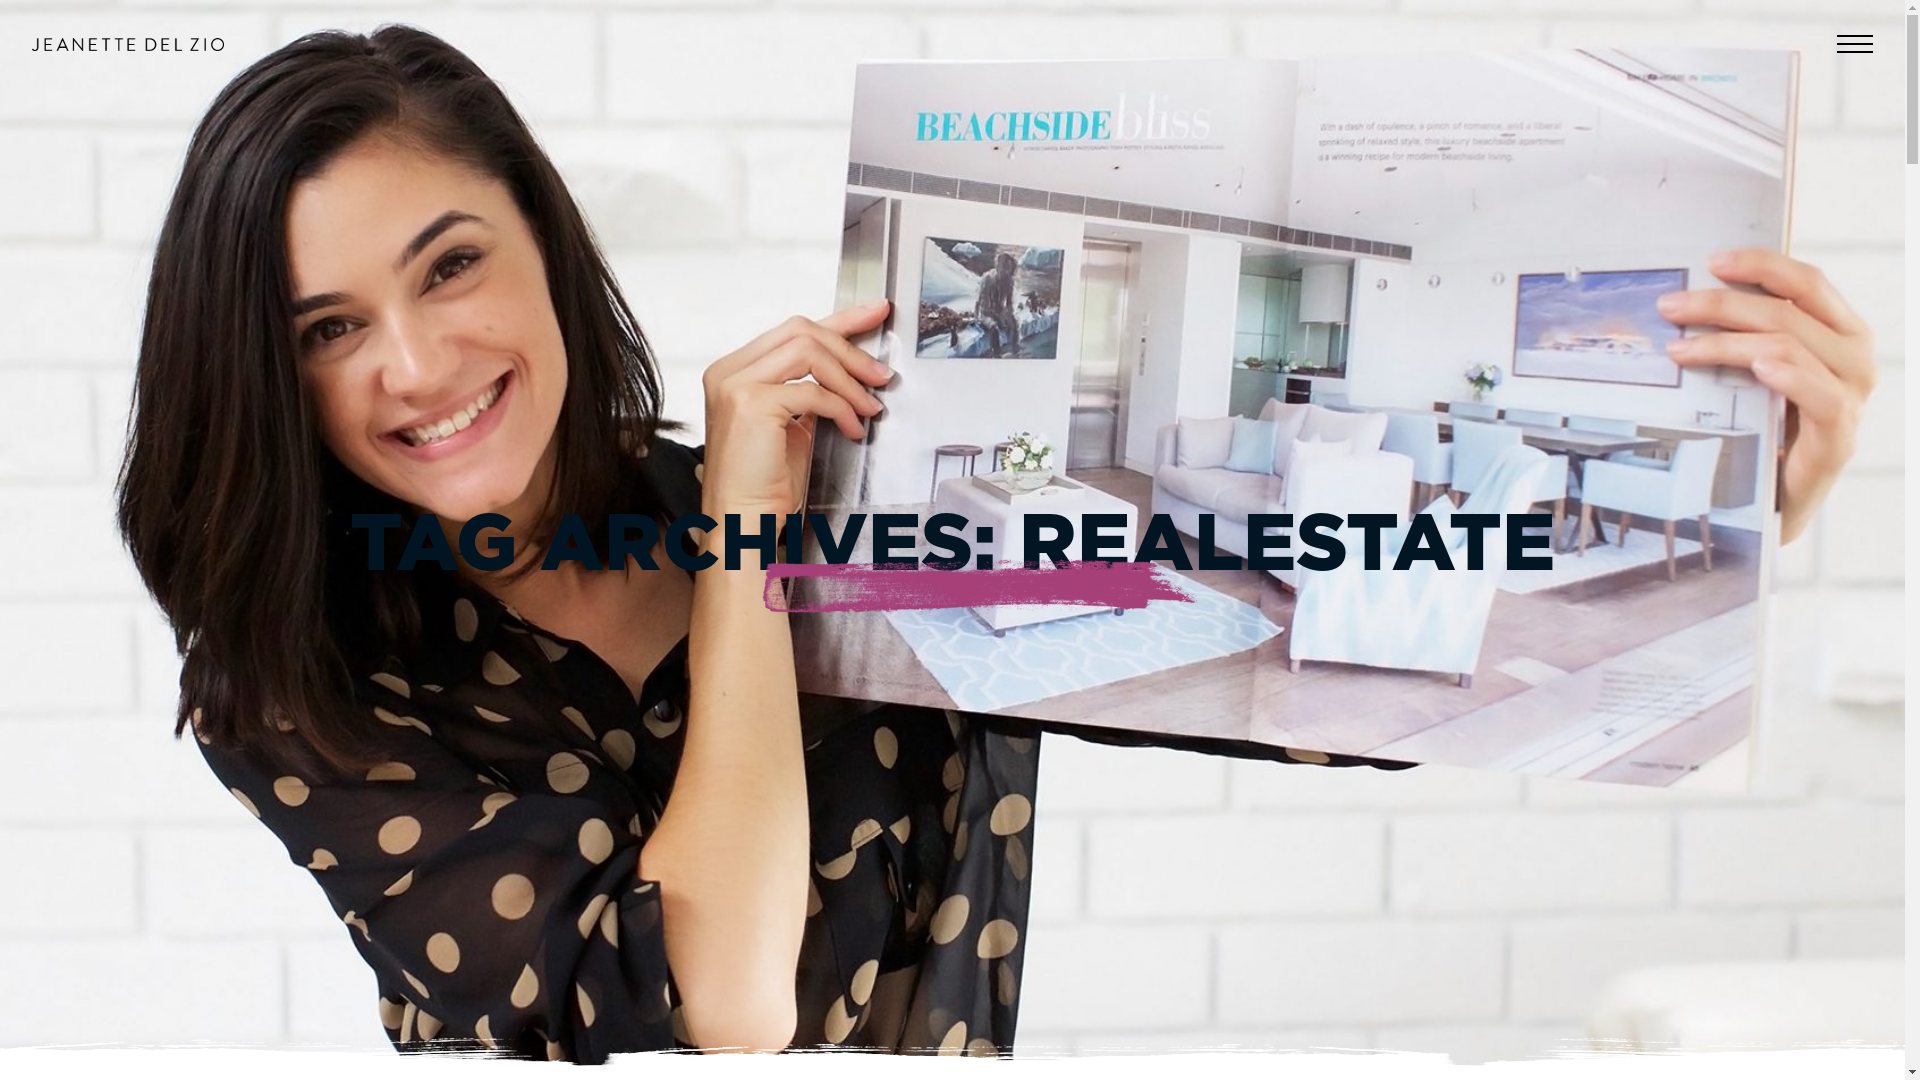 The width and height of the screenshot is (1920, 1080). What do you see at coordinates (127, 44) in the screenshot?
I see `'Jeanette Del Zio'` at bounding box center [127, 44].